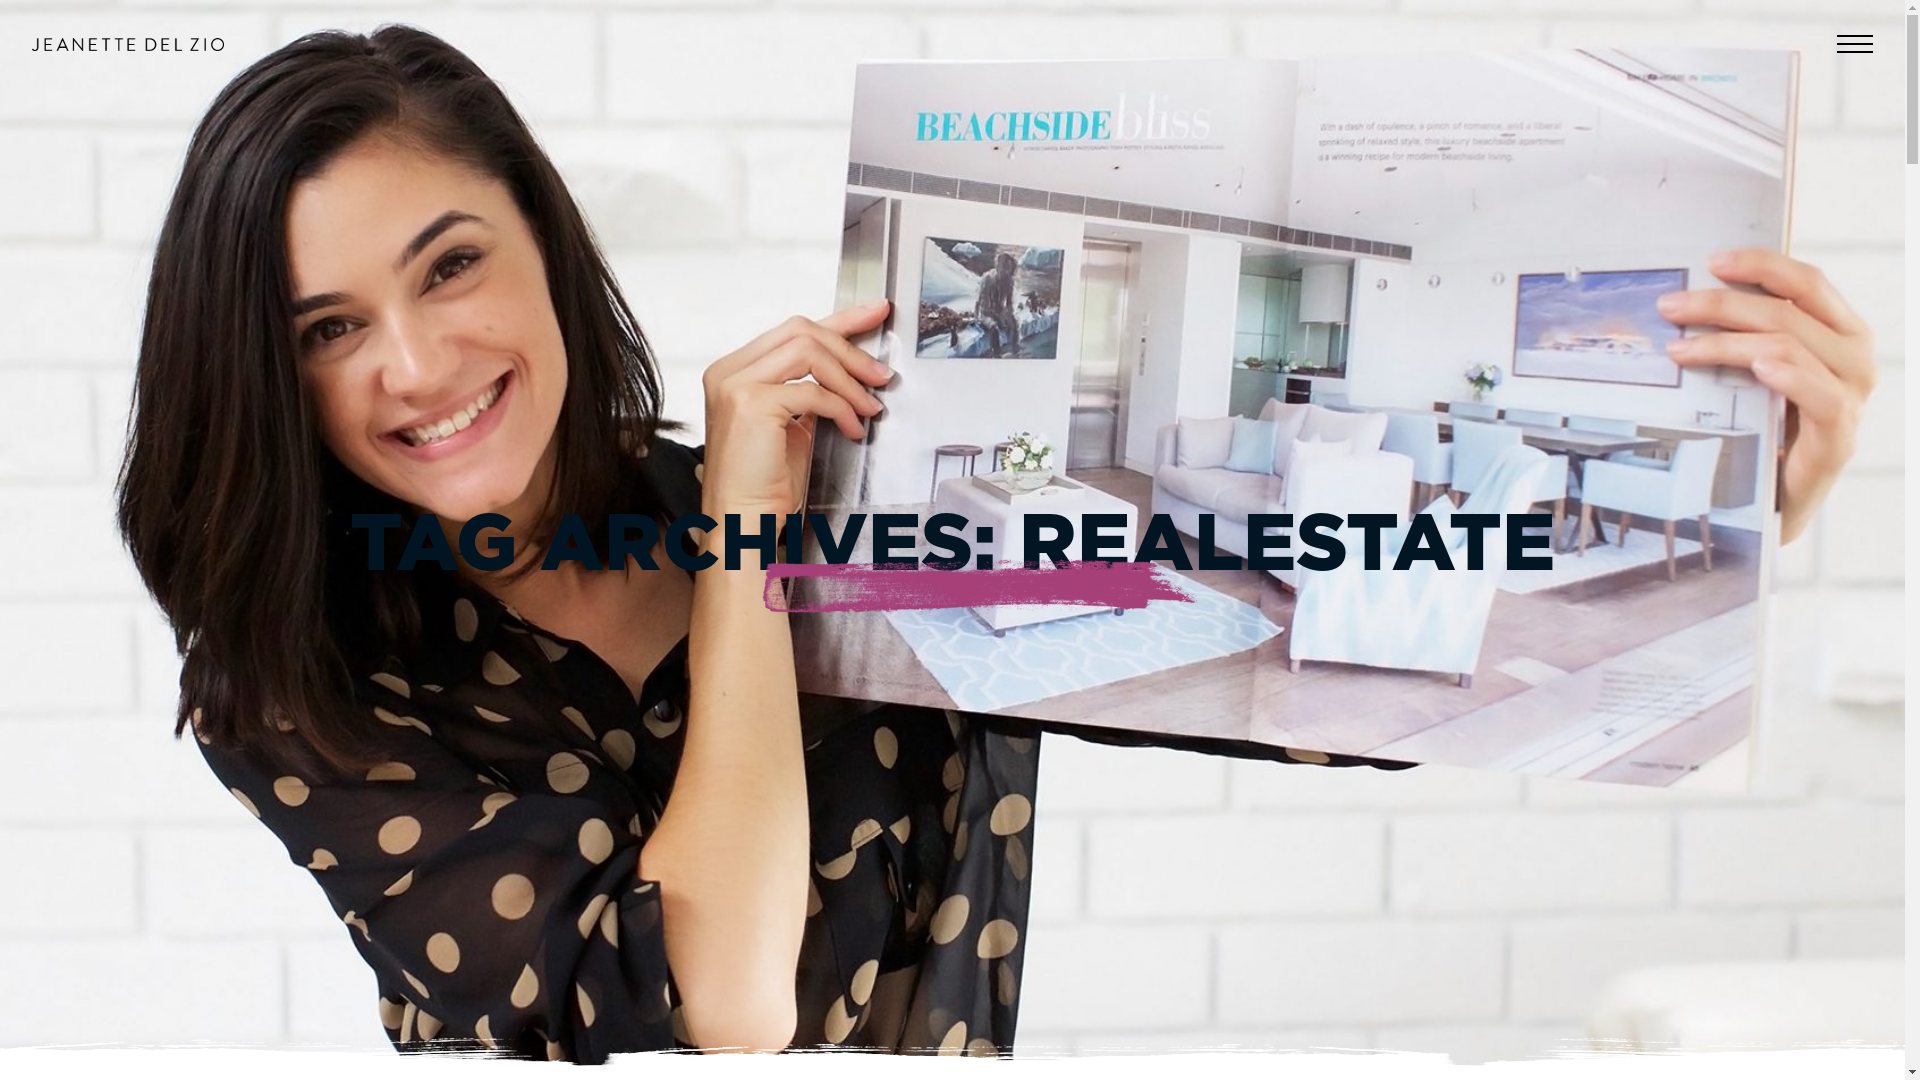 The width and height of the screenshot is (1920, 1080). What do you see at coordinates (127, 44) in the screenshot?
I see `'Jeanette Del Zio'` at bounding box center [127, 44].